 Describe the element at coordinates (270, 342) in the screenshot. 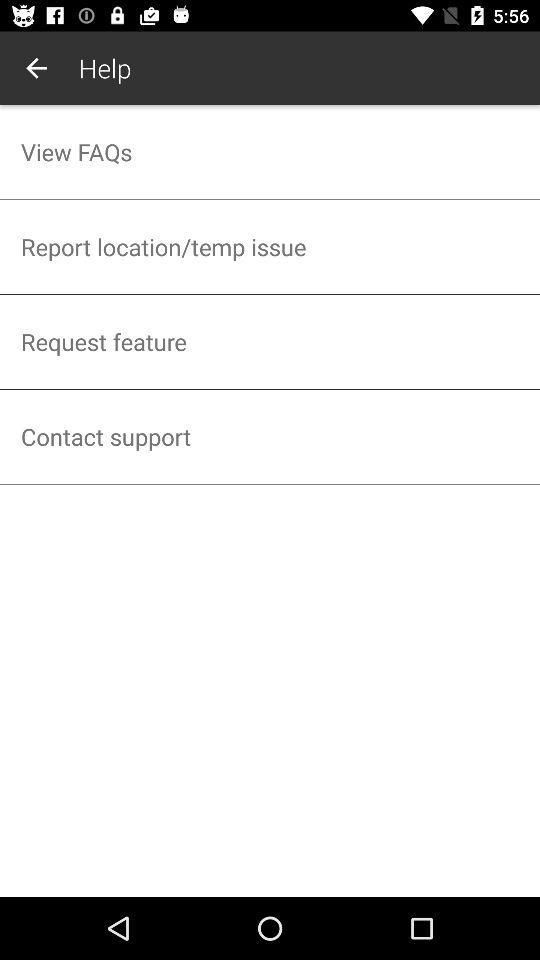

I see `the request feature` at that location.